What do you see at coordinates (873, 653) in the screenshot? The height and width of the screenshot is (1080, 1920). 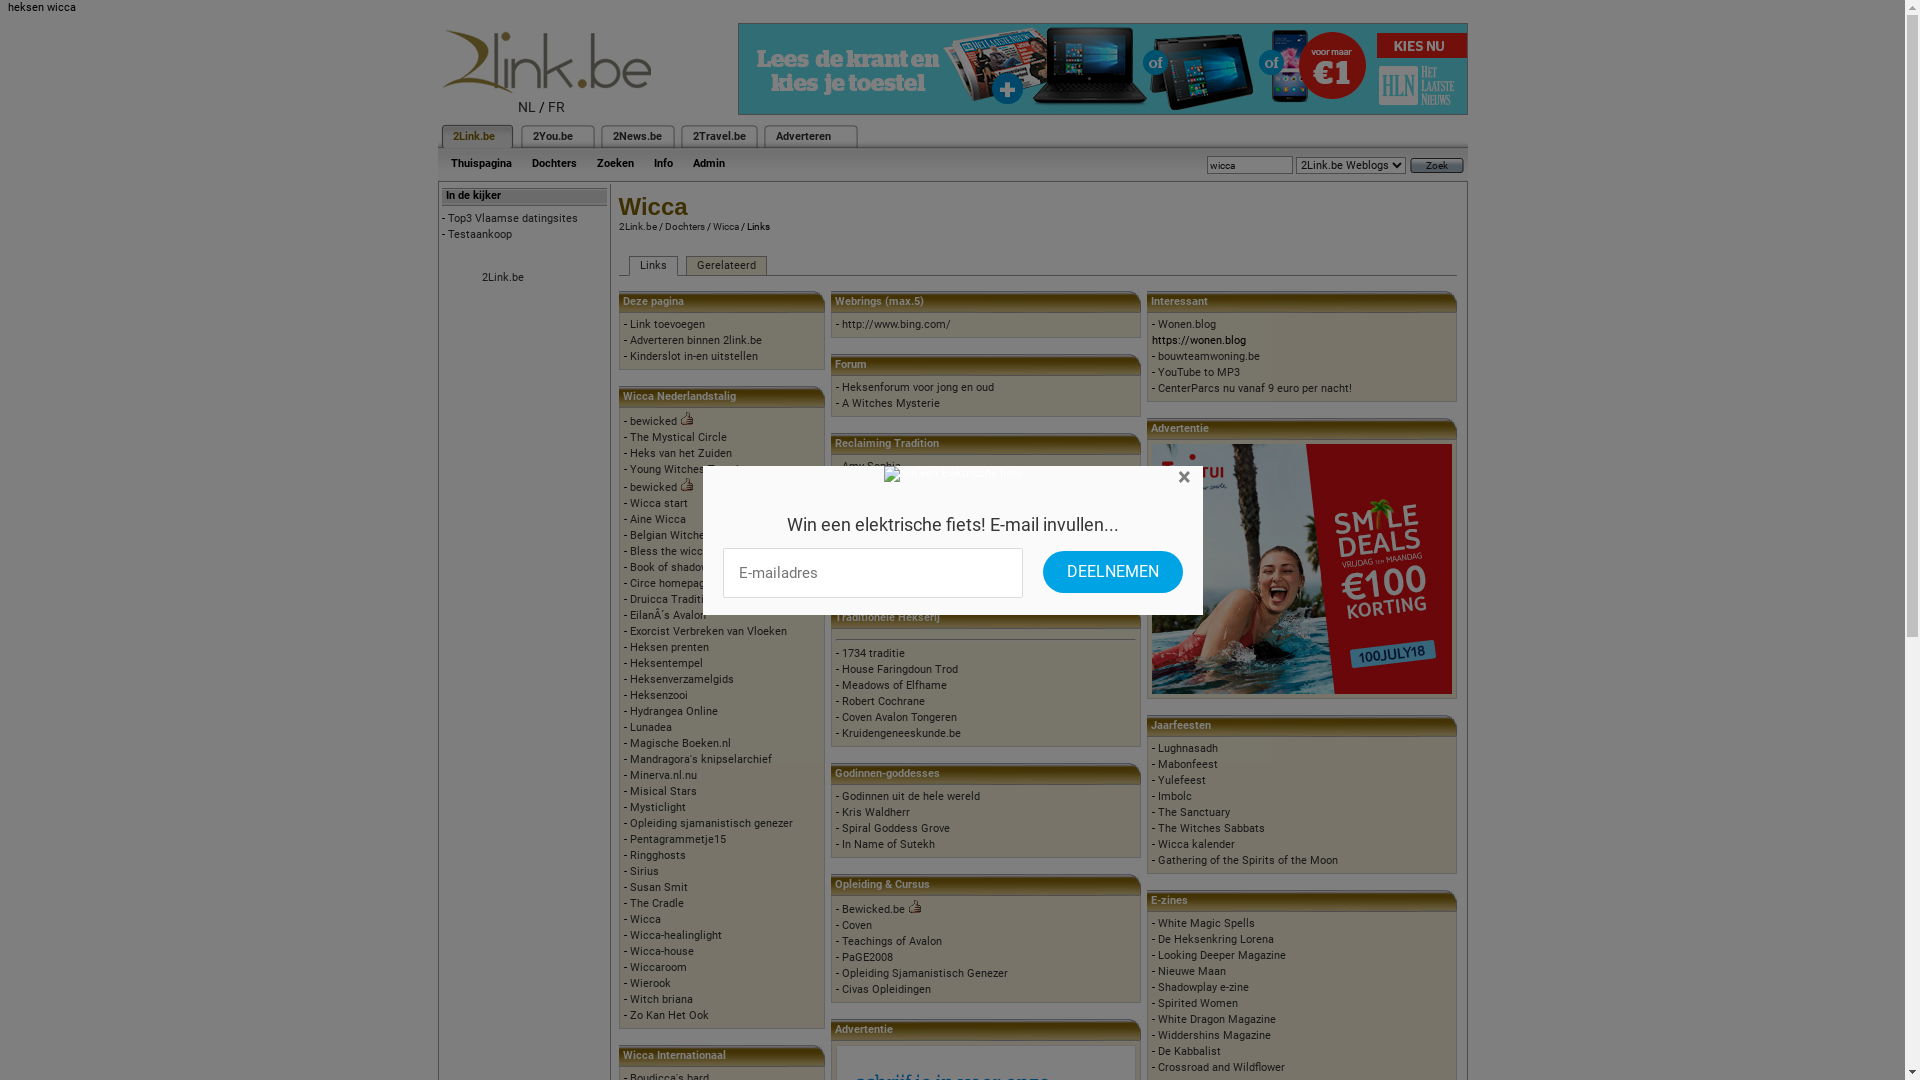 I see `'1734 traditie'` at bounding box center [873, 653].